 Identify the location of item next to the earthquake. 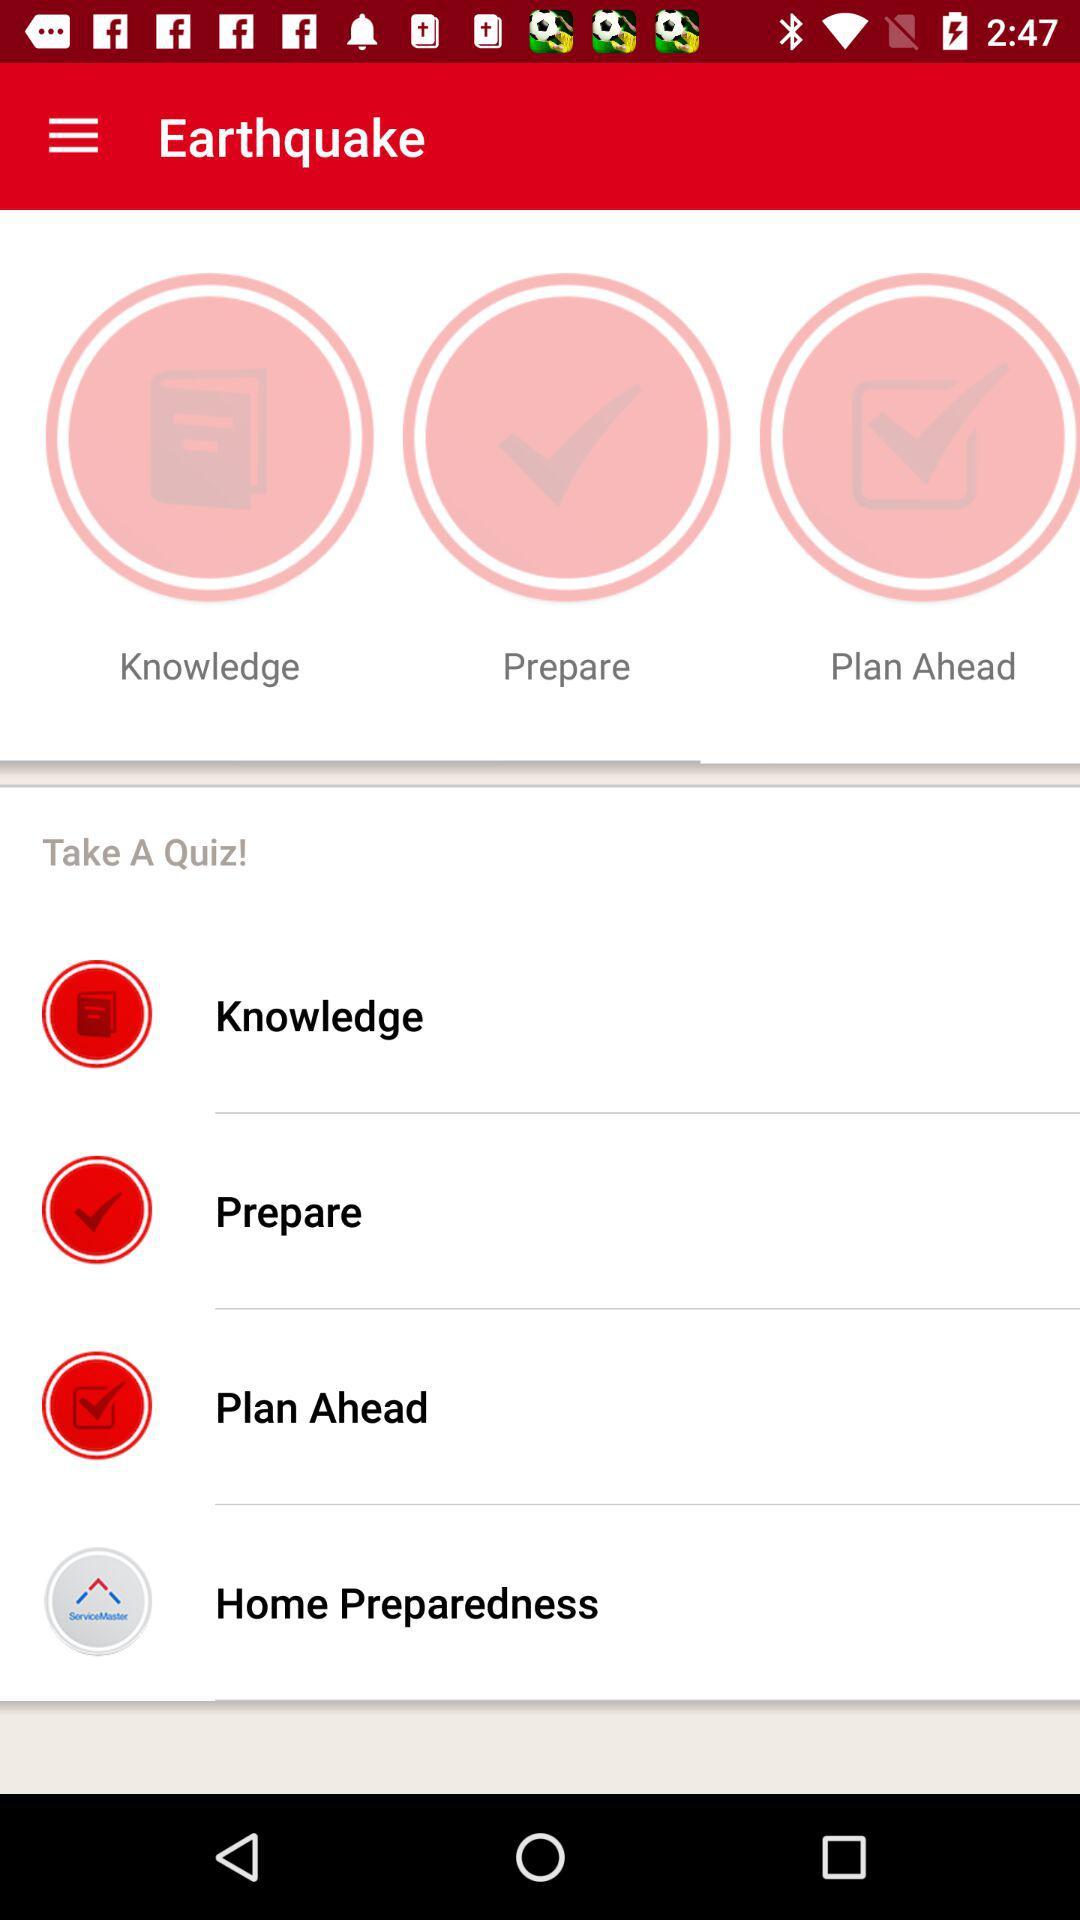
(72, 135).